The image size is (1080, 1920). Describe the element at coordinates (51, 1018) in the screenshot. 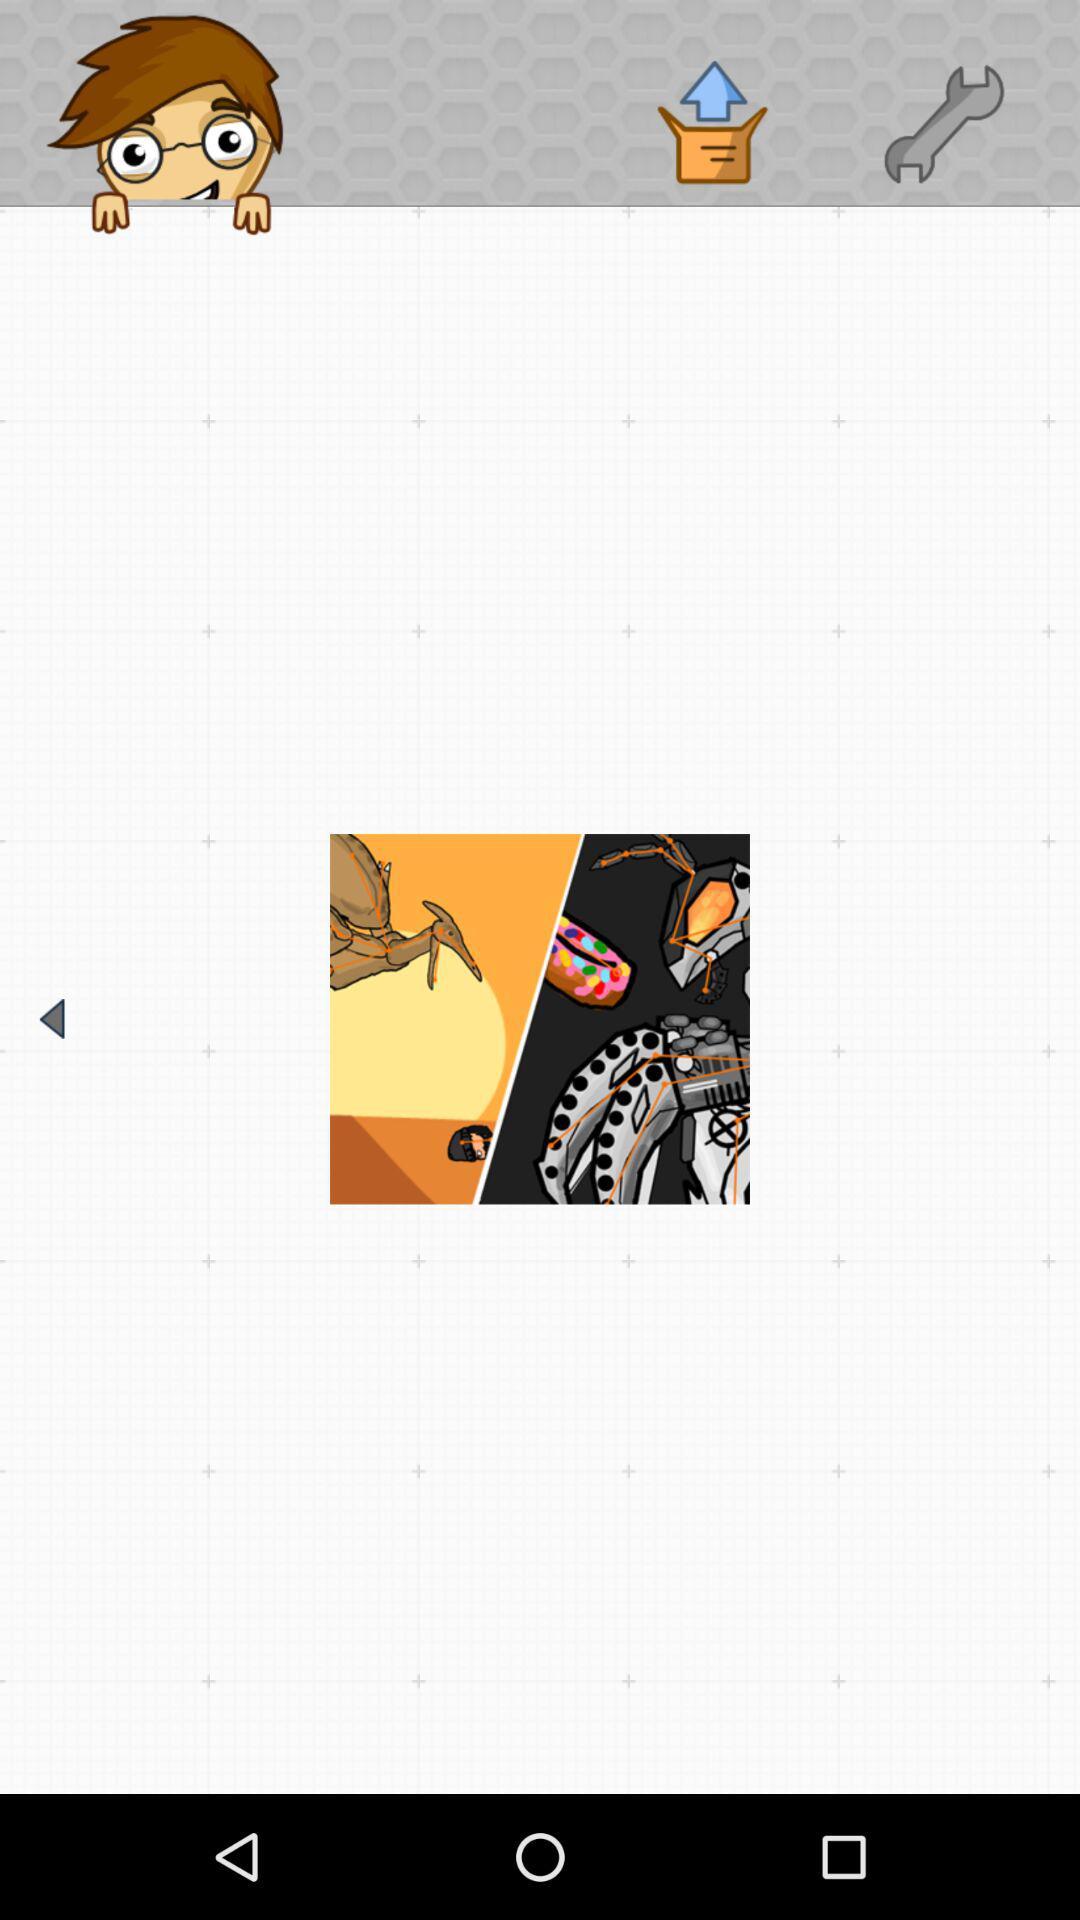

I see `go back` at that location.